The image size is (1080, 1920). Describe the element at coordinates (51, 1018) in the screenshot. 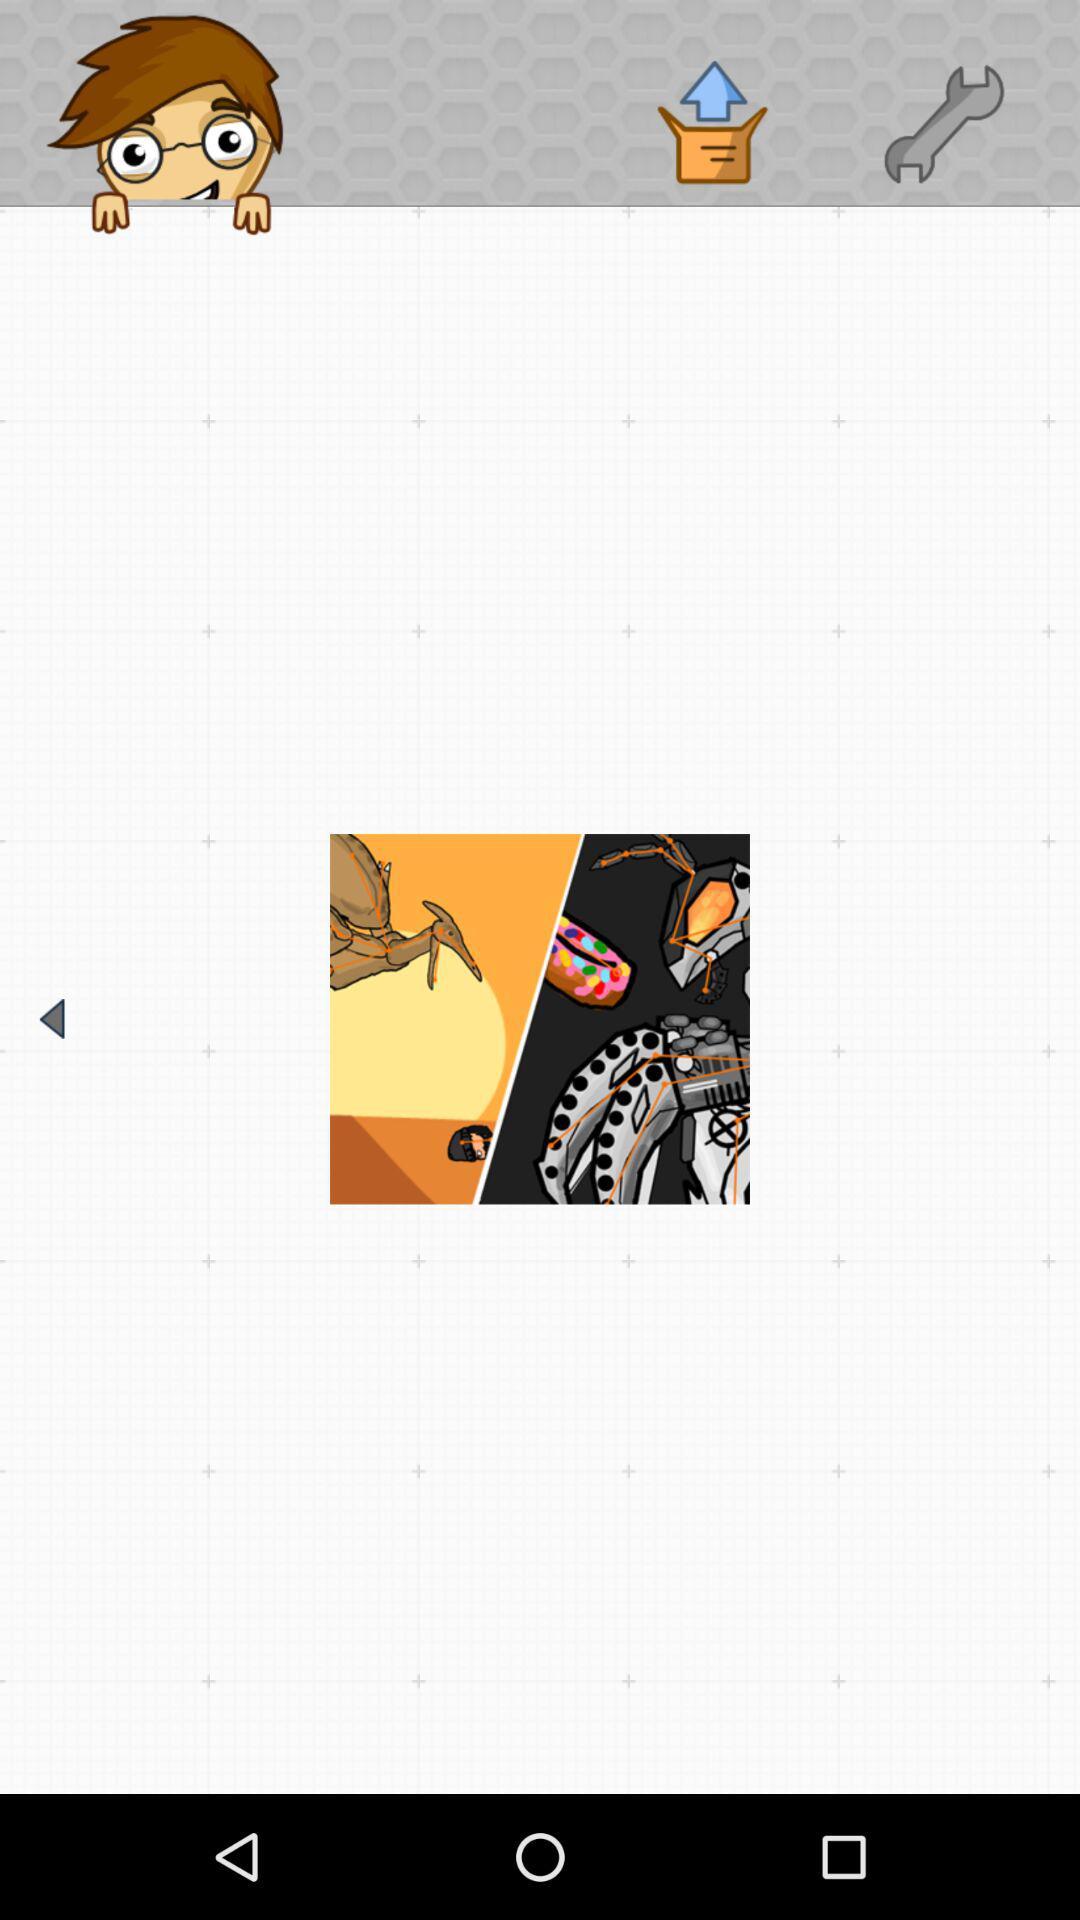

I see `go back` at that location.